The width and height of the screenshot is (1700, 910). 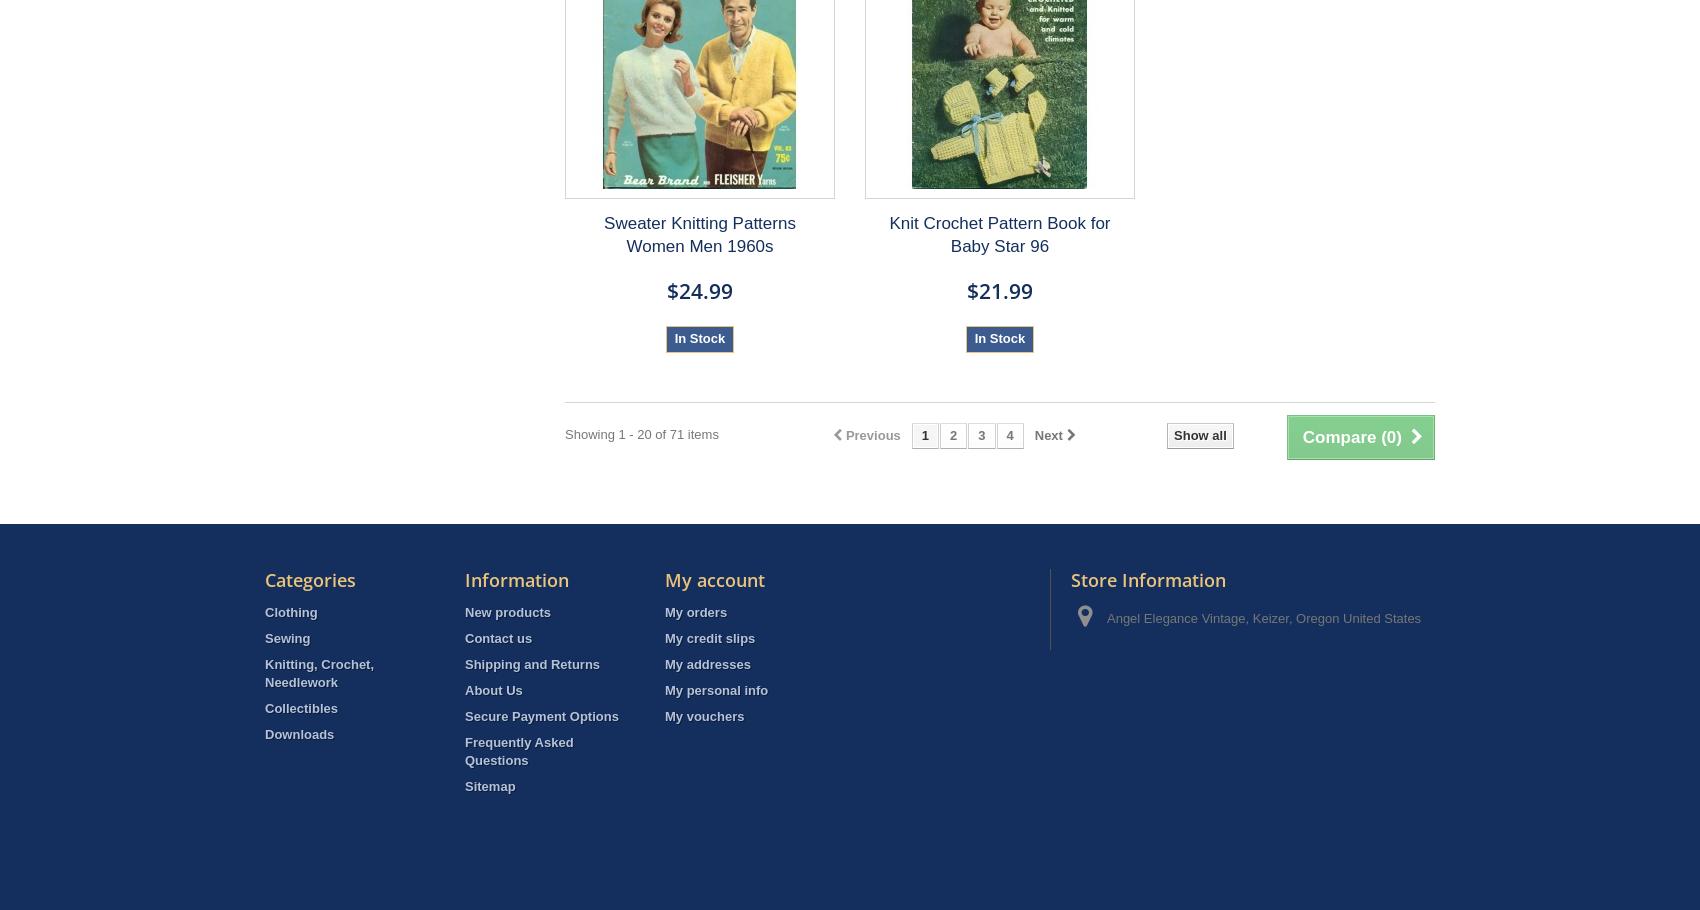 What do you see at coordinates (1106, 618) in the screenshot?
I see `'Angel Elegance Vintage, Keizer, Oregon United States'` at bounding box center [1106, 618].